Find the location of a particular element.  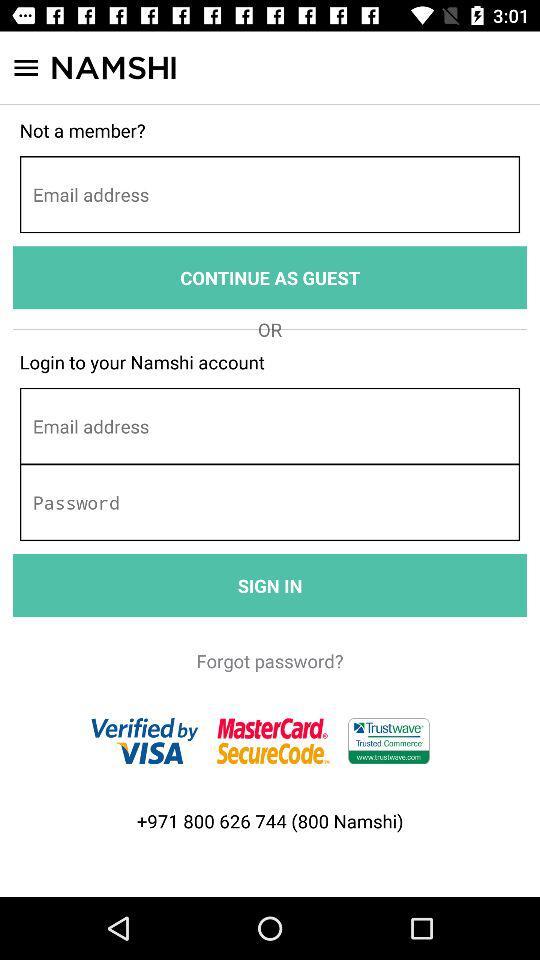

the item above the forgot password? is located at coordinates (270, 585).